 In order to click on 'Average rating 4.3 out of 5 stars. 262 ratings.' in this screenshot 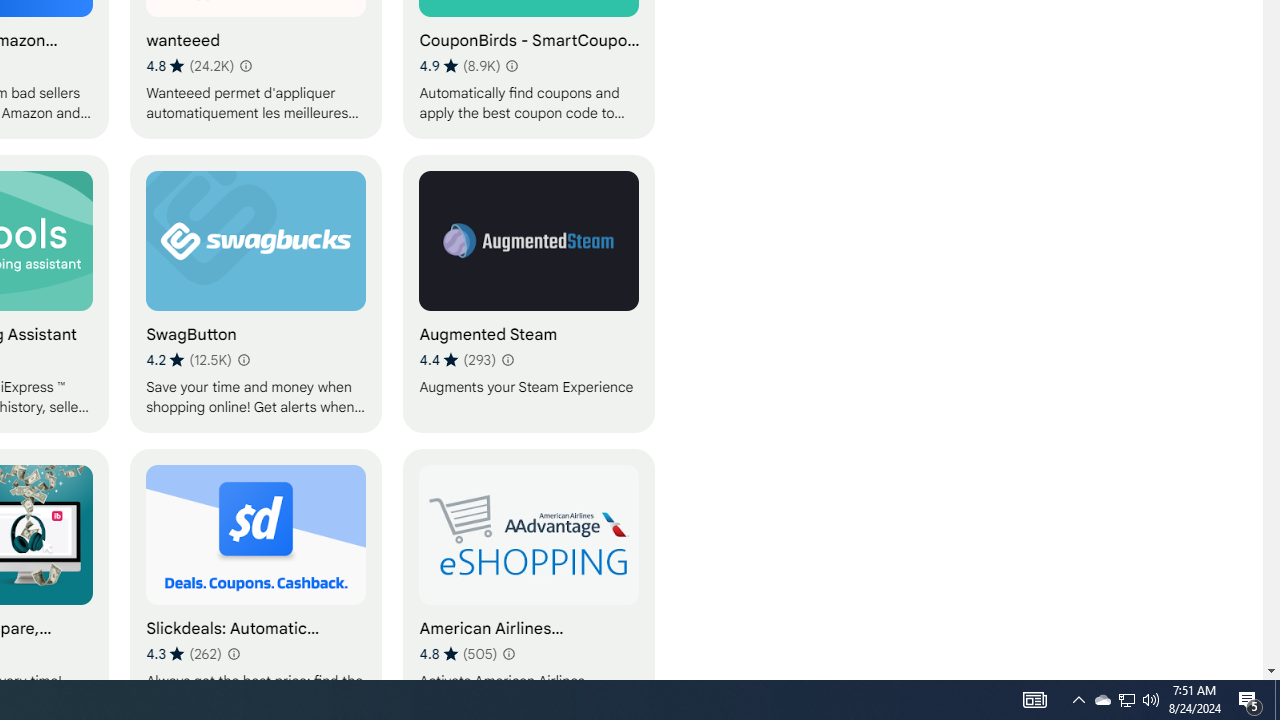, I will do `click(183, 653)`.